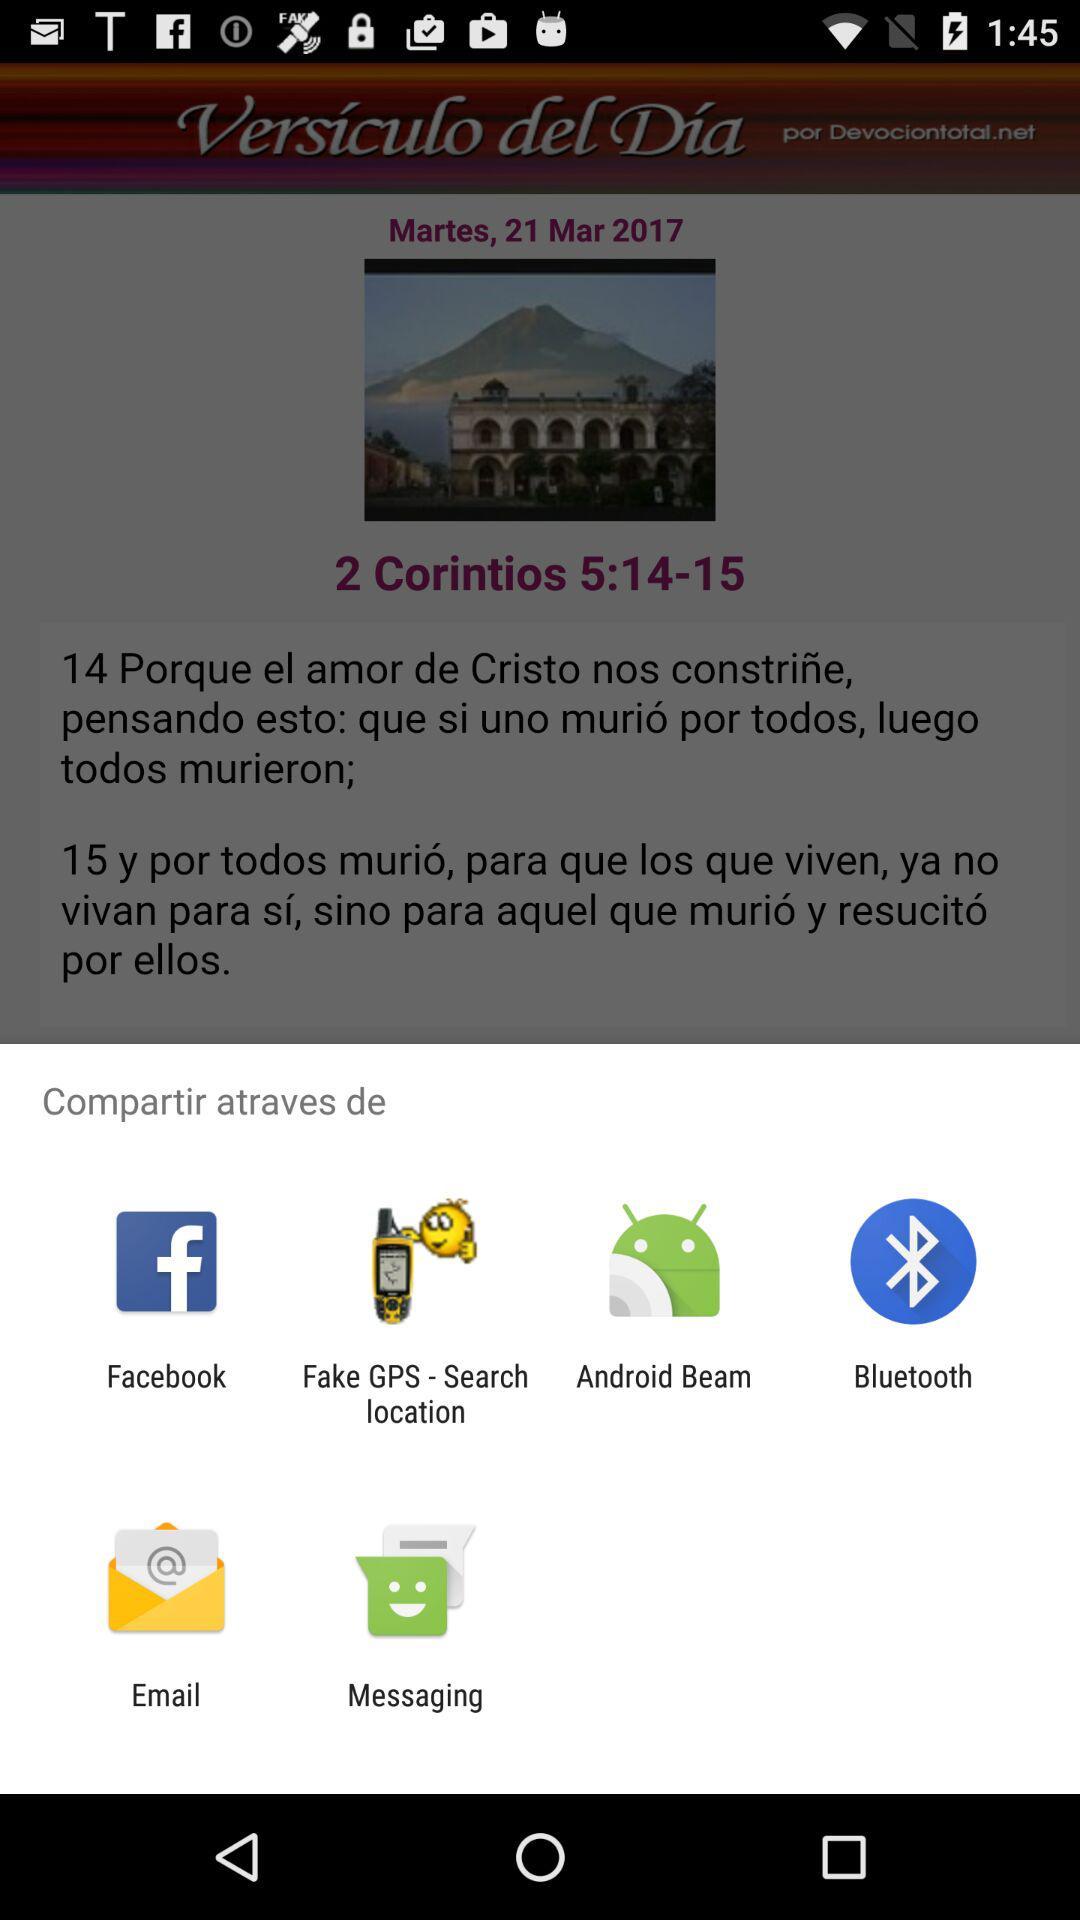 This screenshot has height=1920, width=1080. What do you see at coordinates (664, 1392) in the screenshot?
I see `icon next to the fake gps search item` at bounding box center [664, 1392].